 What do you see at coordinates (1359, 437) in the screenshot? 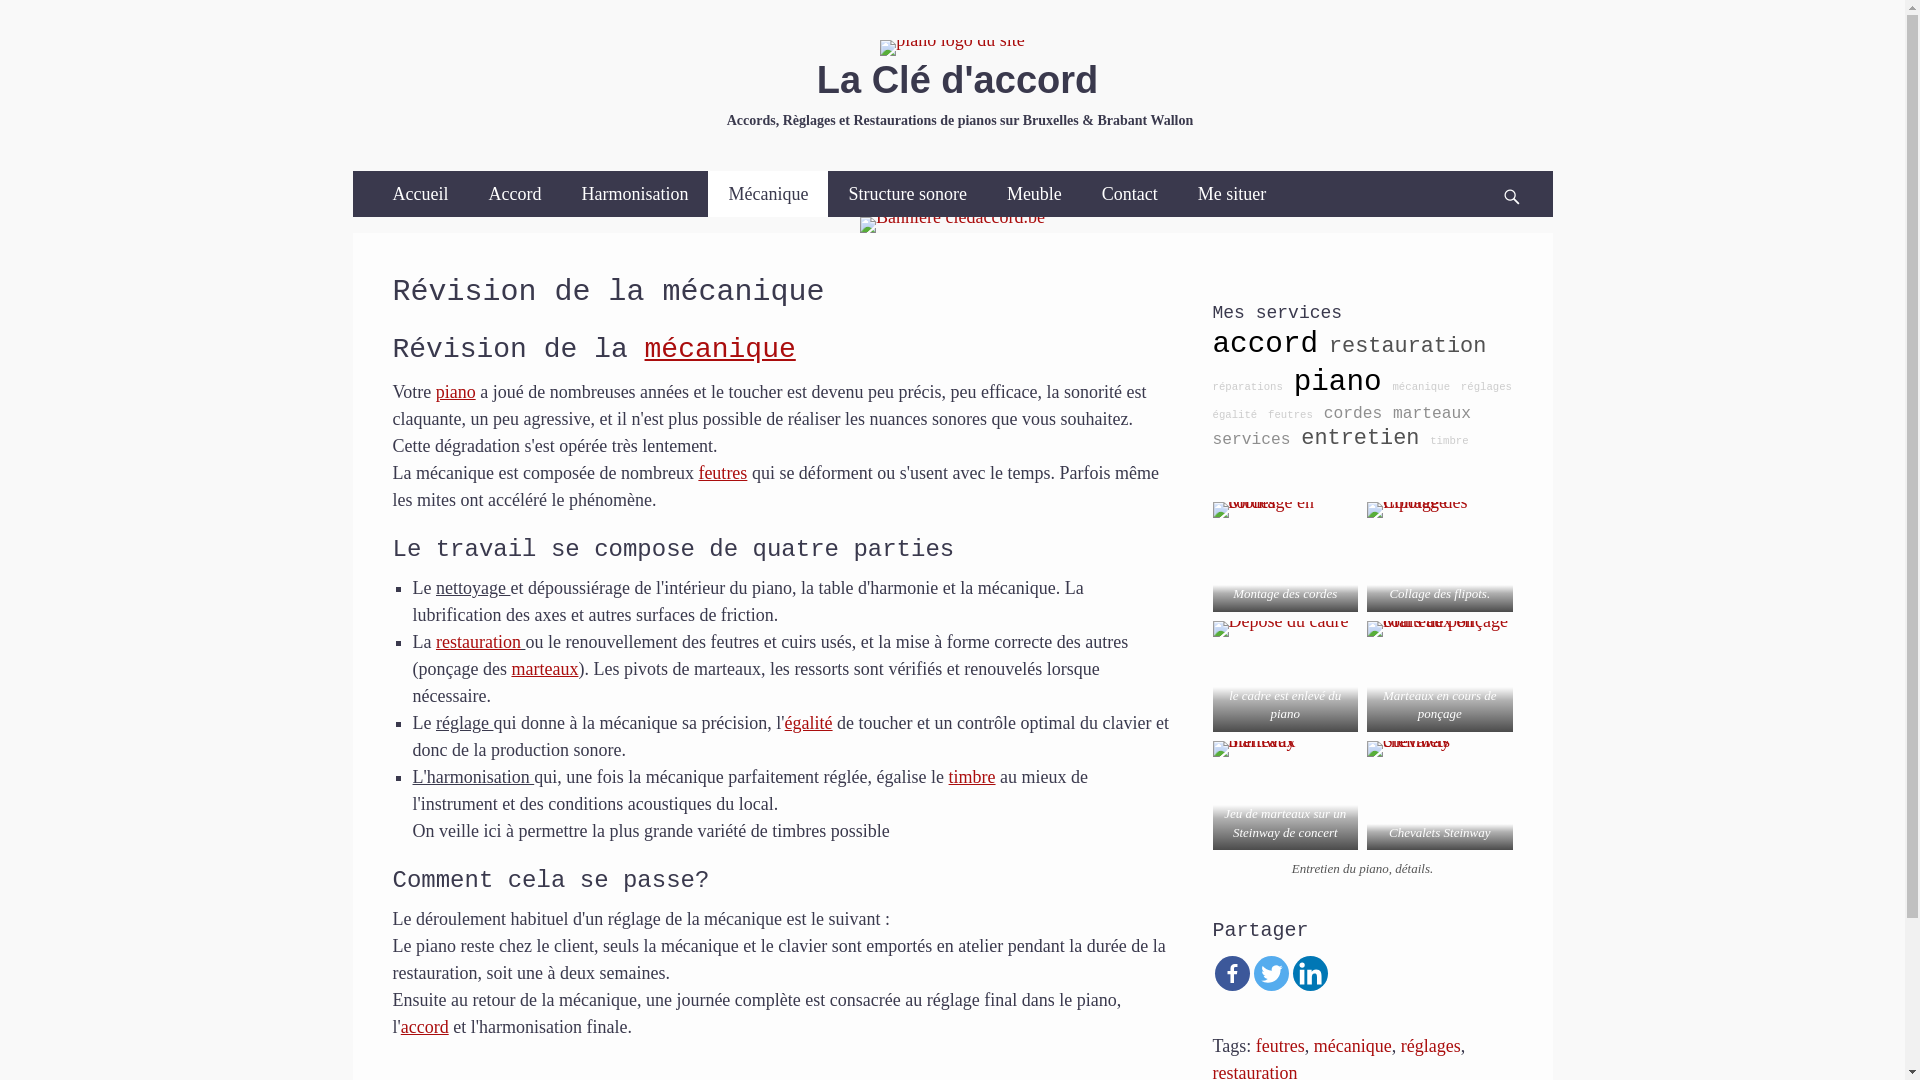
I see `'entretien'` at bounding box center [1359, 437].